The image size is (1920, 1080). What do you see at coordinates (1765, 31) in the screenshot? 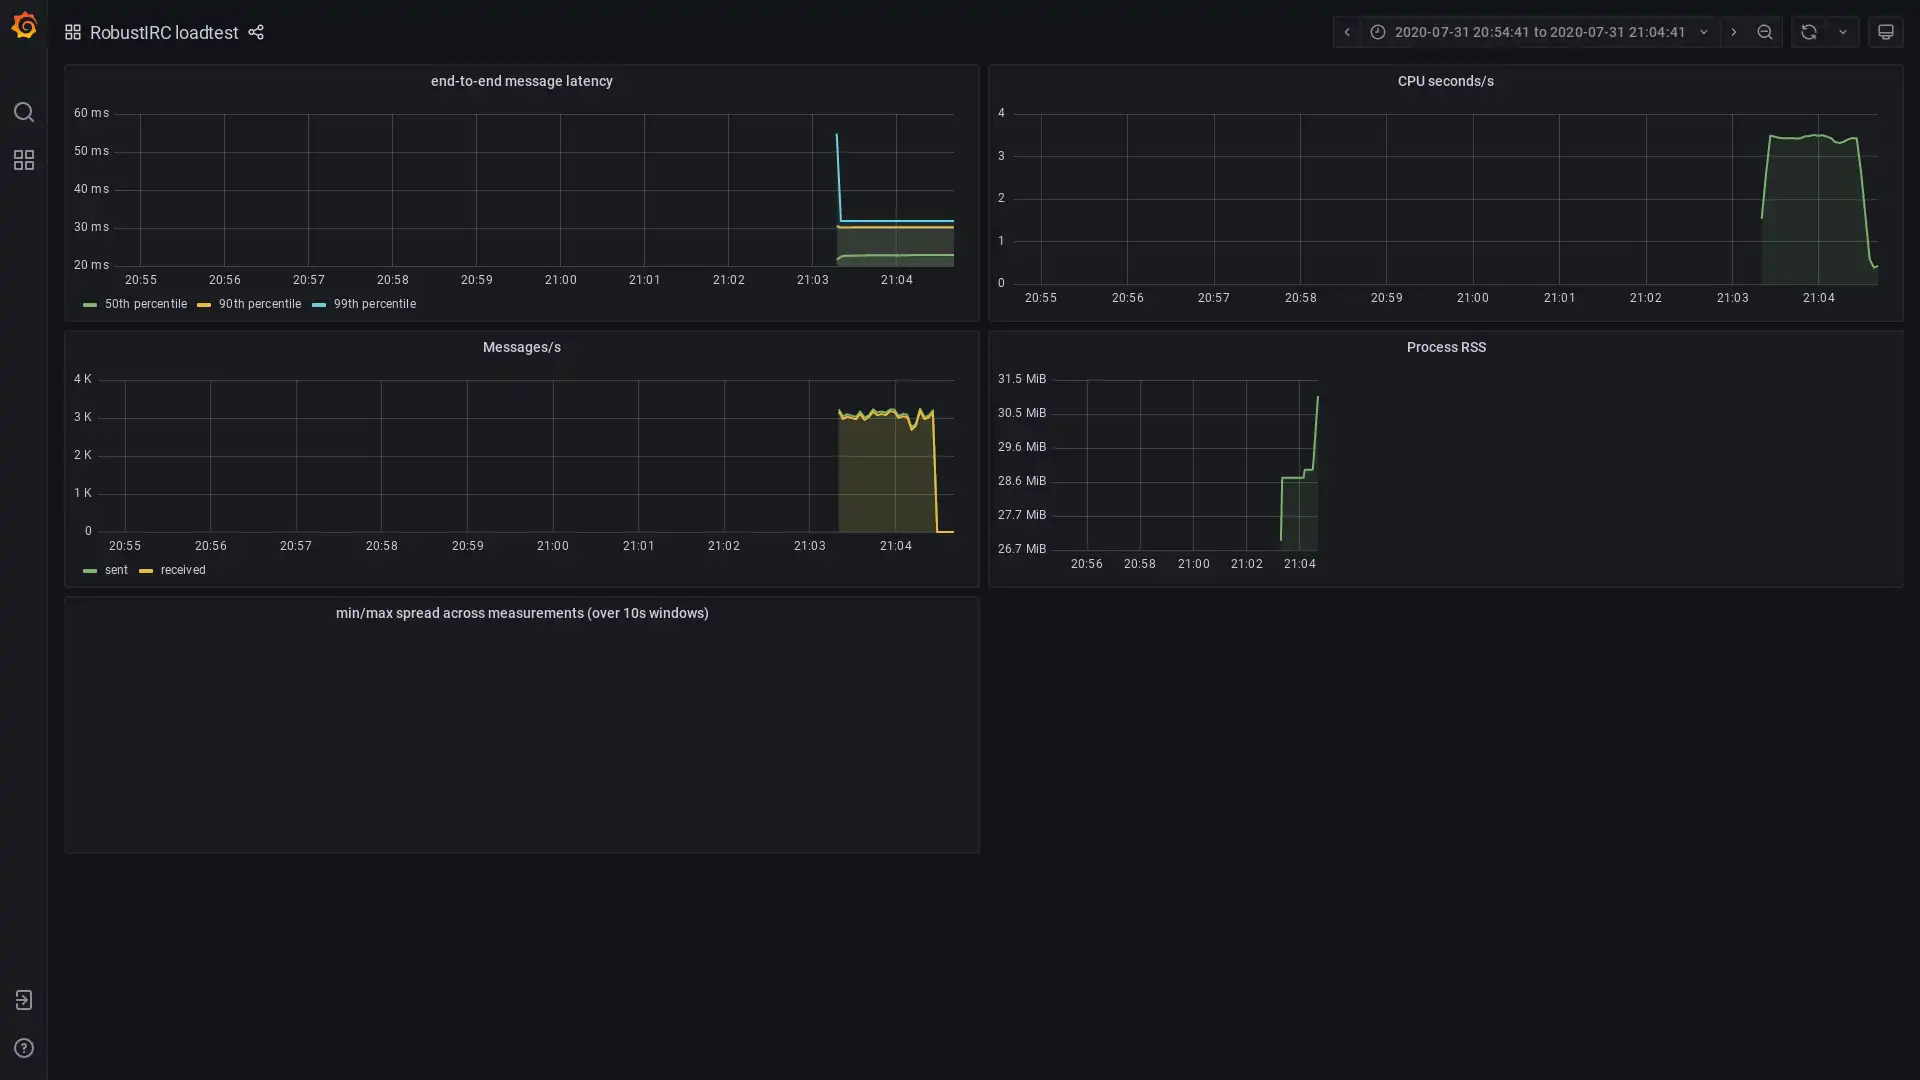
I see `Zoom out time range` at bounding box center [1765, 31].